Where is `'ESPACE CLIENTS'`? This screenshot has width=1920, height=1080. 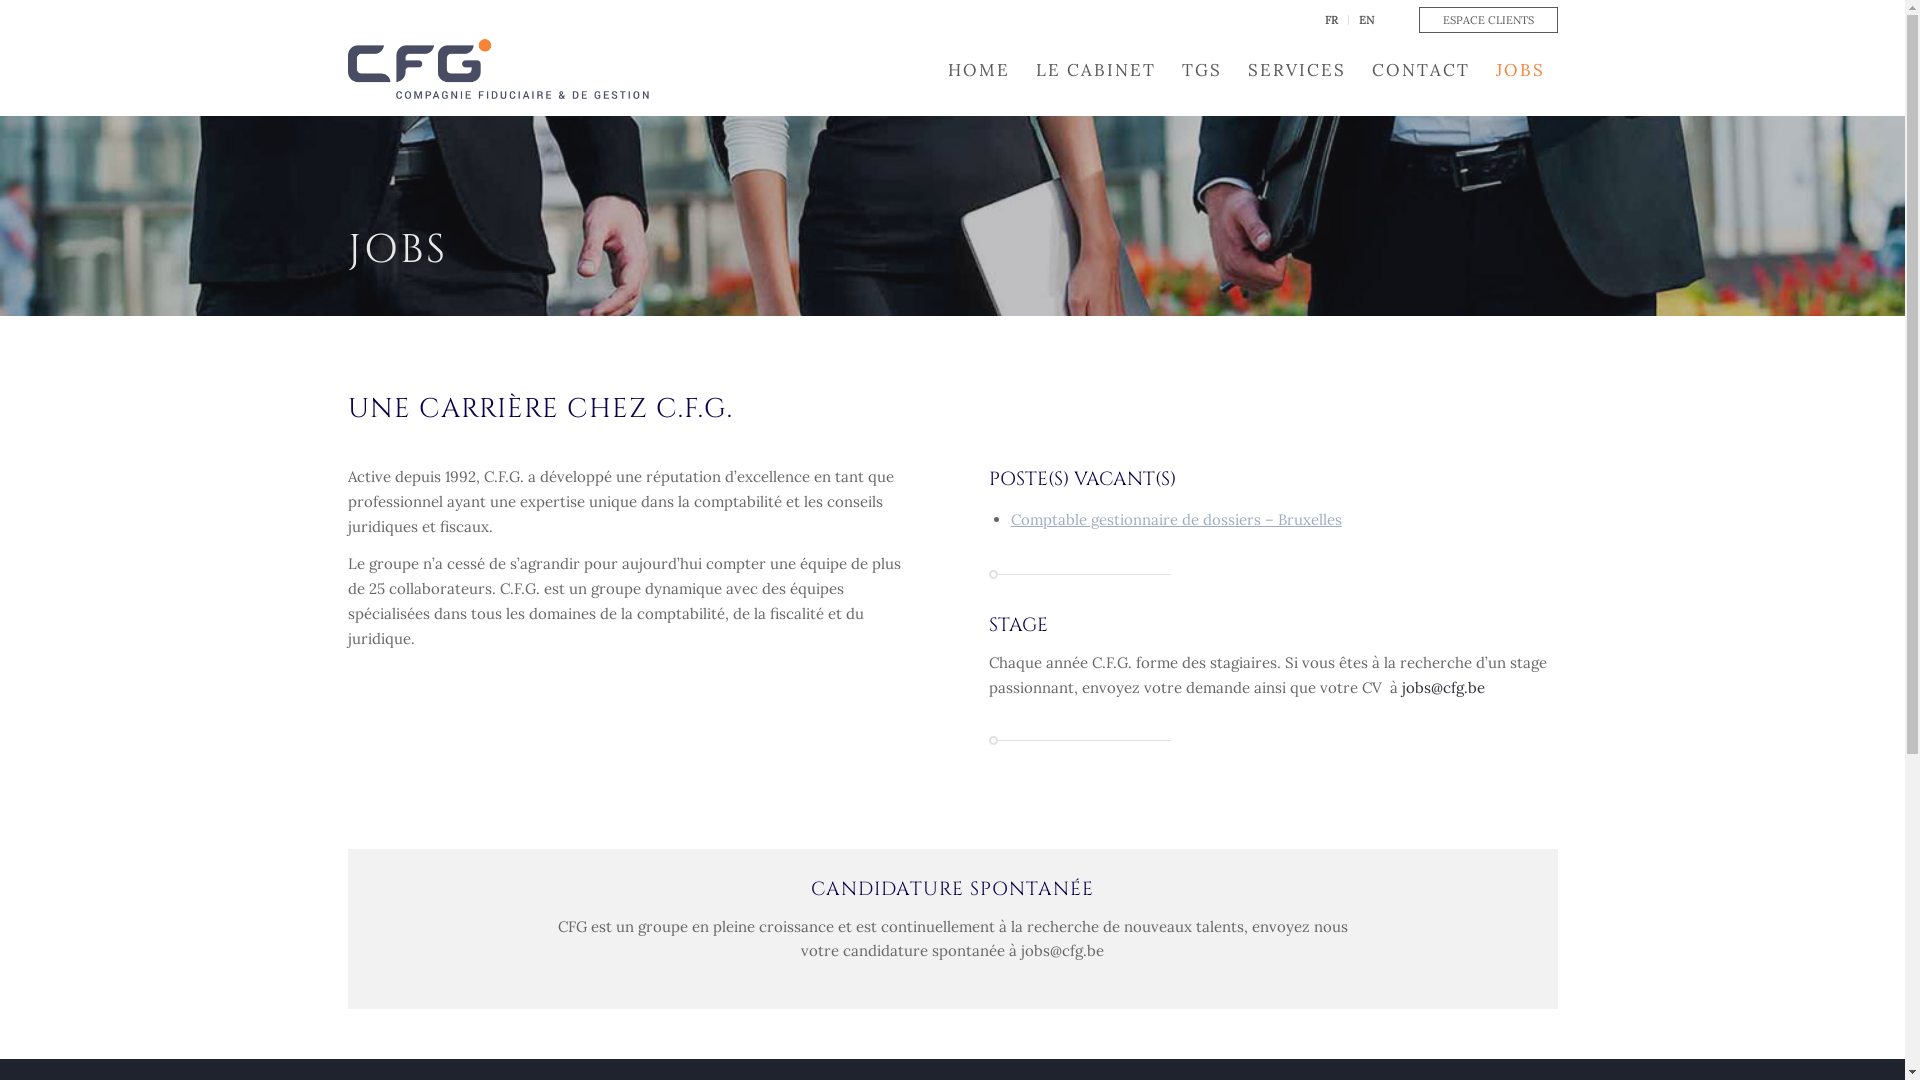
'ESPACE CLIENTS' is located at coordinates (1487, 19).